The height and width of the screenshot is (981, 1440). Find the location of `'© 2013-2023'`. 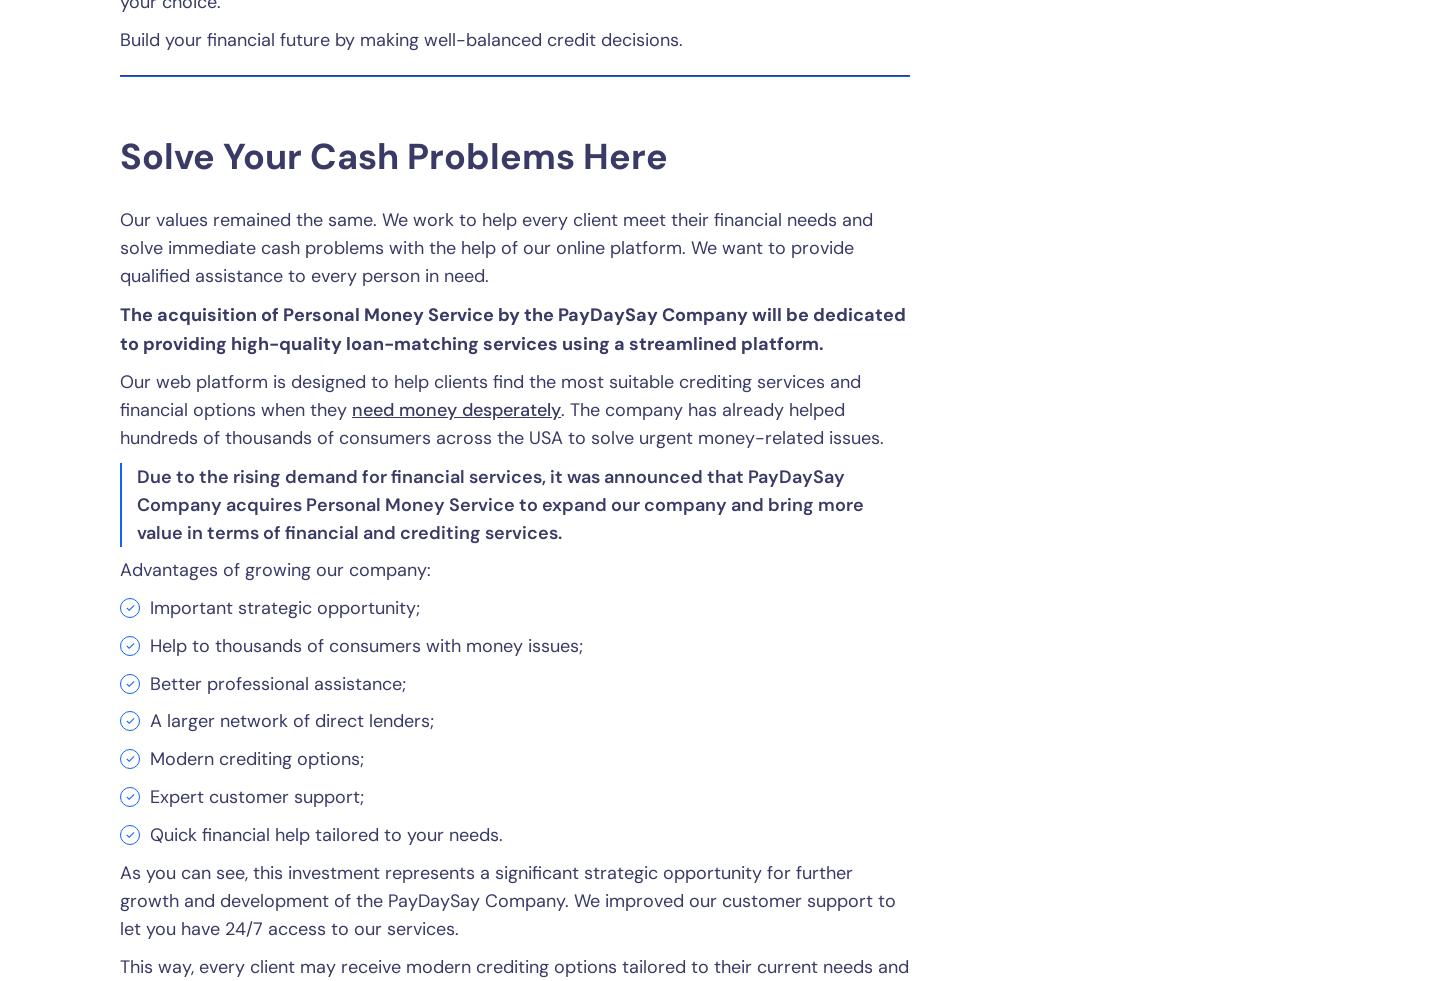

'© 2013-2023' is located at coordinates (790, 744).